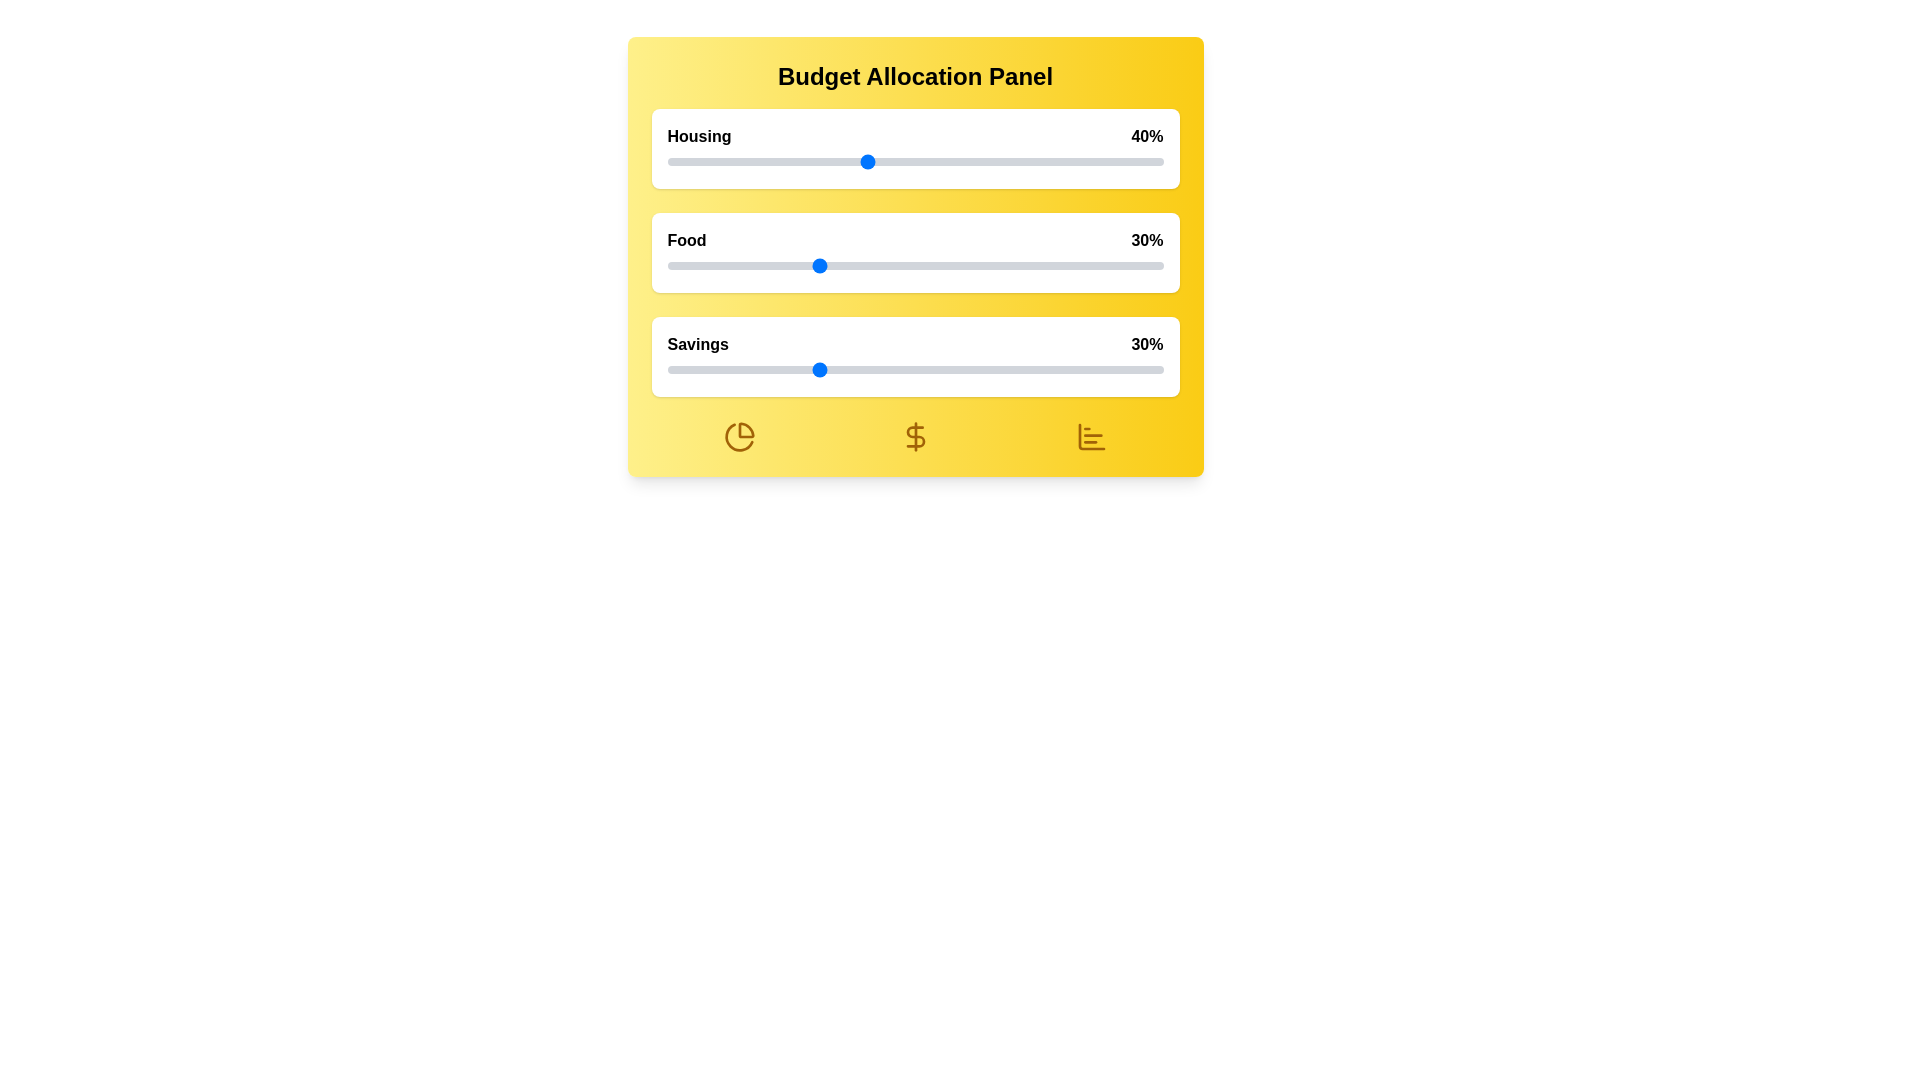 The image size is (1920, 1080). What do you see at coordinates (949, 370) in the screenshot?
I see `the slider` at bounding box center [949, 370].